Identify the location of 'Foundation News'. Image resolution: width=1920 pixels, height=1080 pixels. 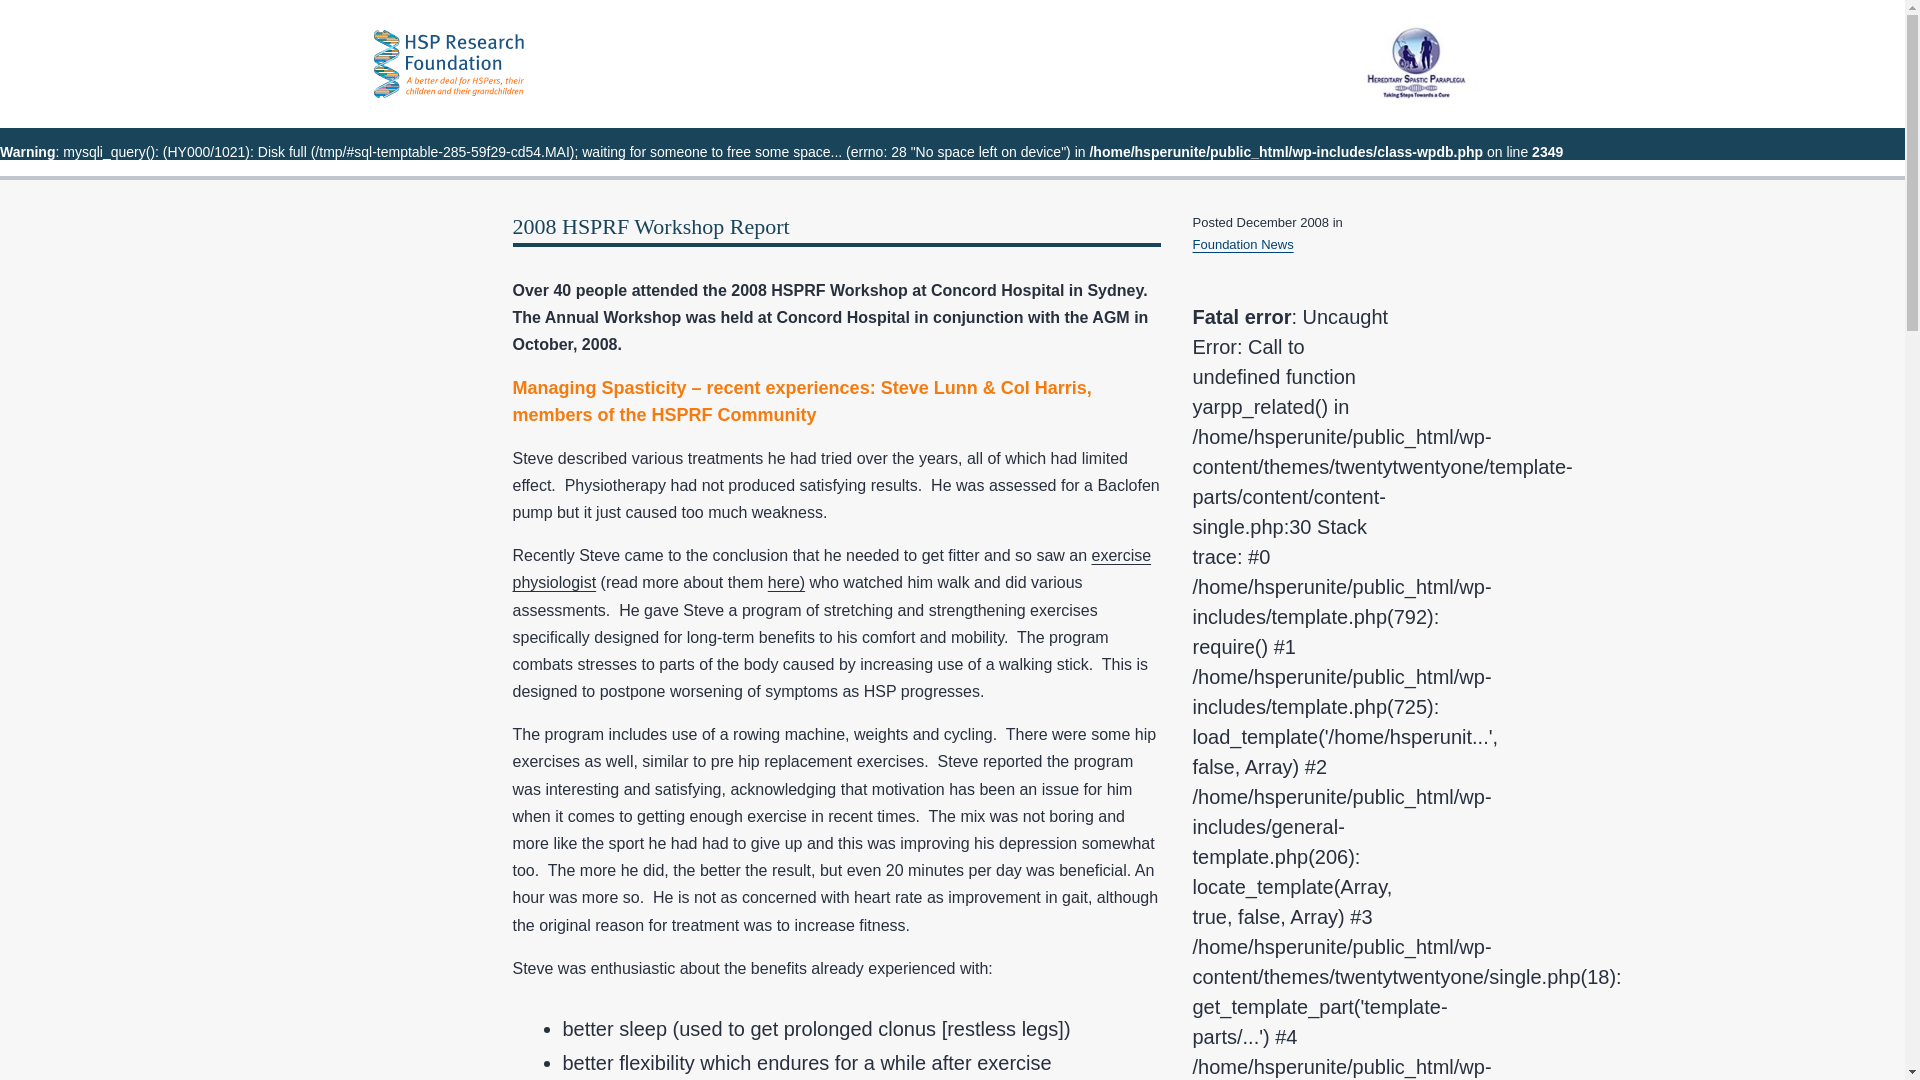
(1241, 243).